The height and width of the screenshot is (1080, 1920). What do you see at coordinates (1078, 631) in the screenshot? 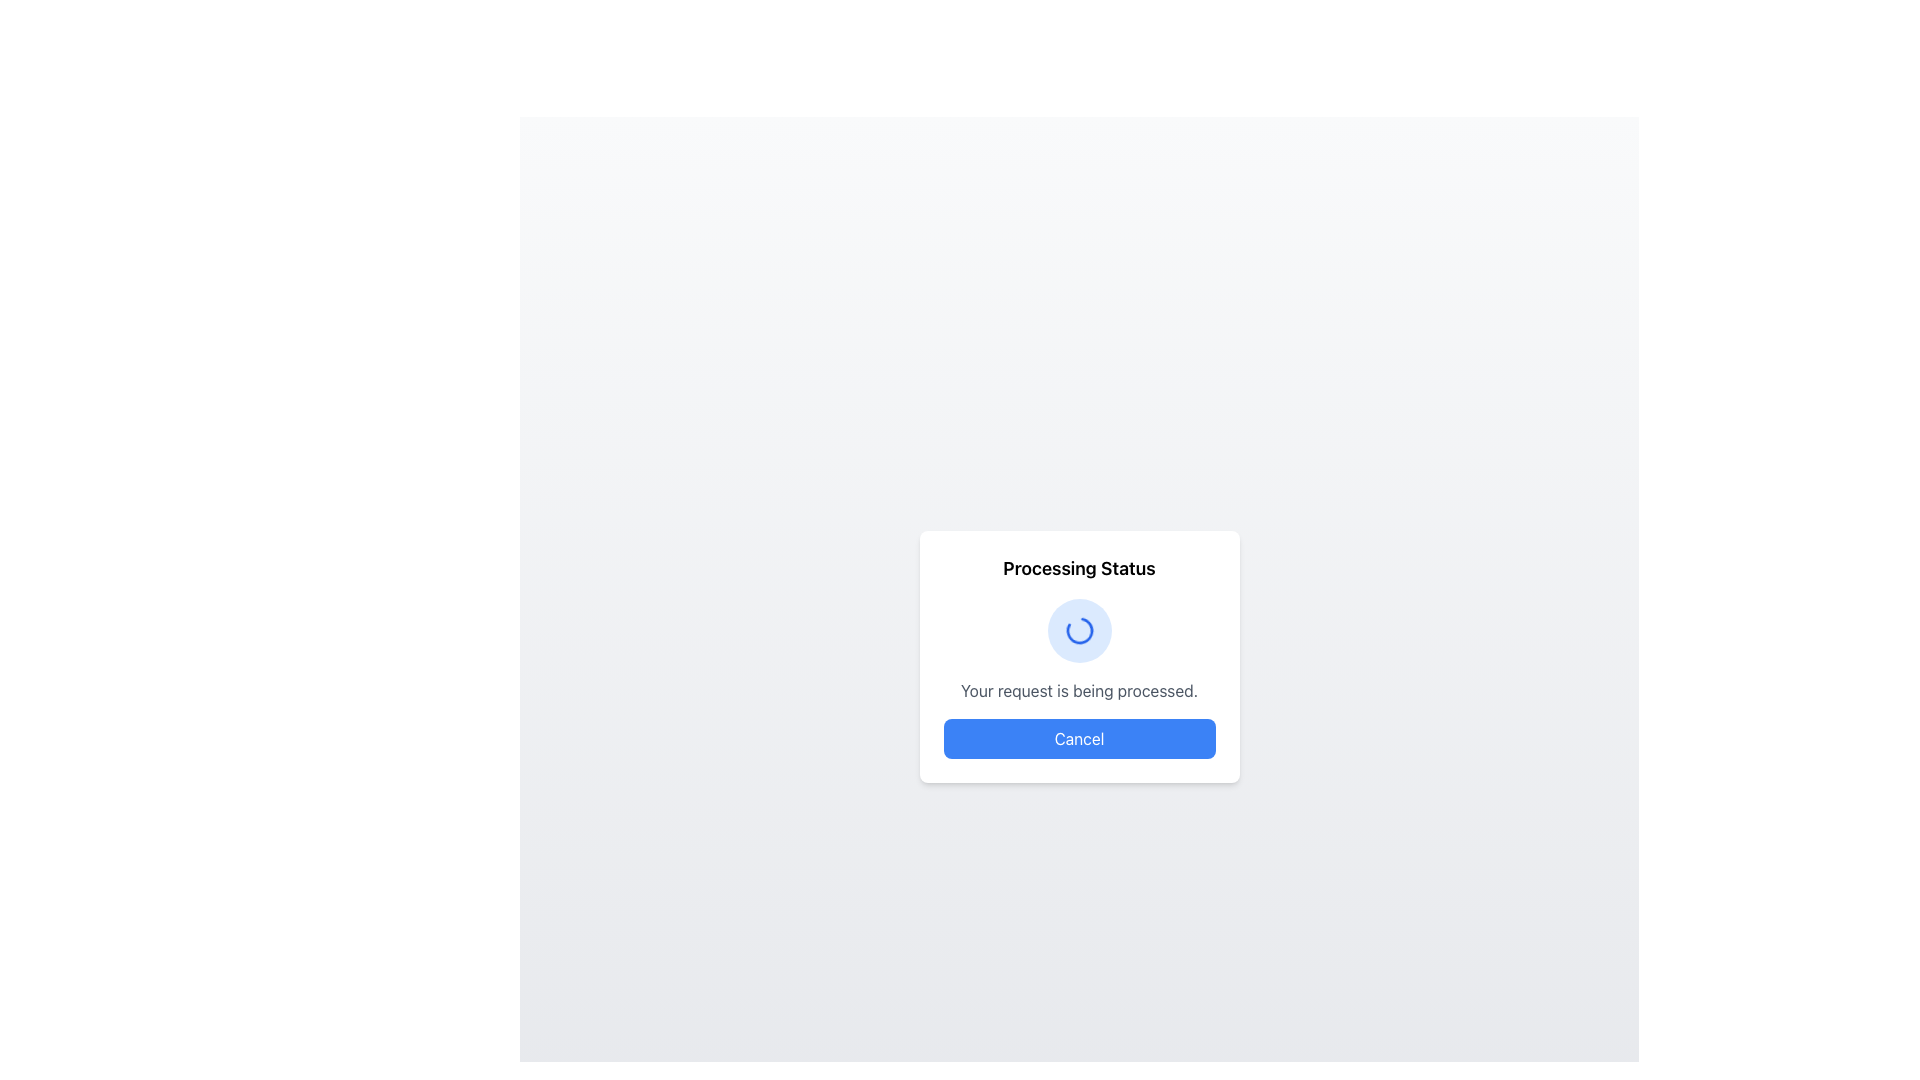
I see `the Spinner (Loading Indicator) which is a circular blue background located within a popup modal box, indicating ongoing processing` at bounding box center [1078, 631].